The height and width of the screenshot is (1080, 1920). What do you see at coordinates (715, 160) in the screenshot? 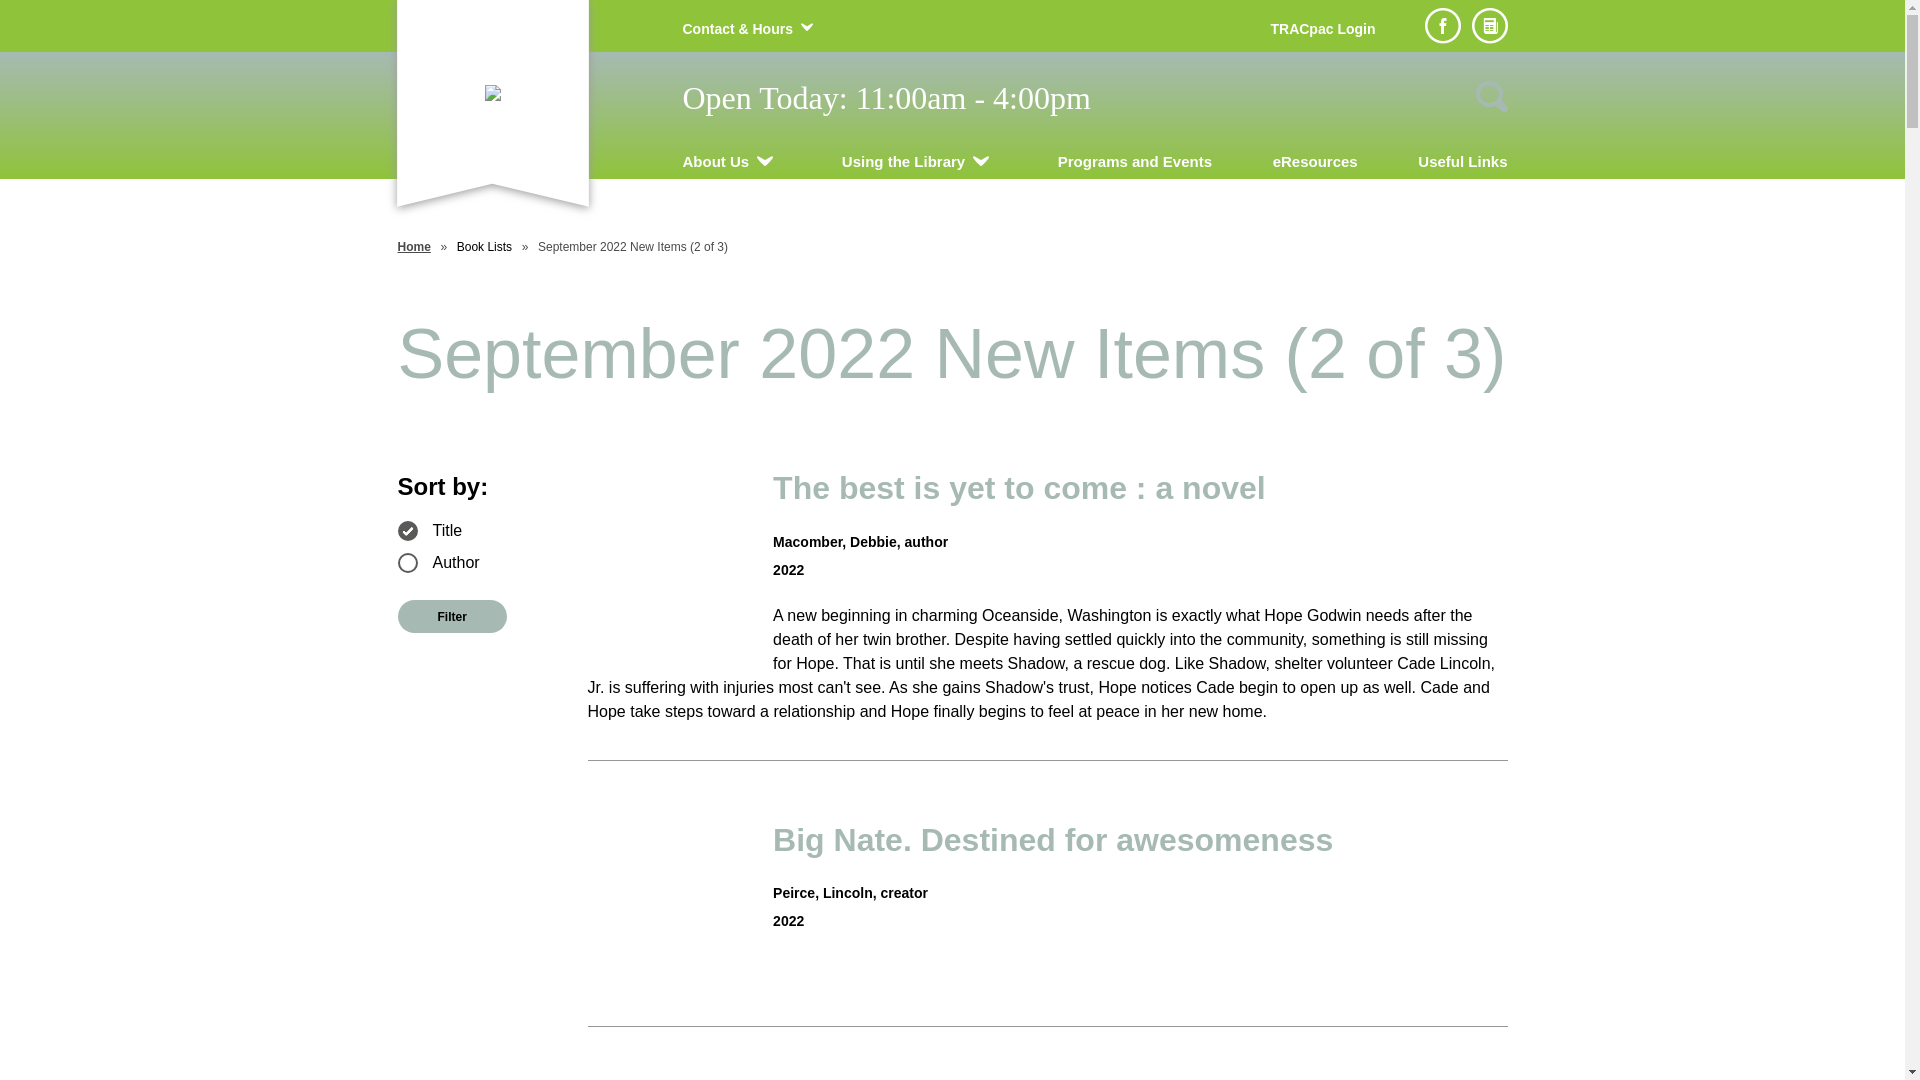
I see `'About Us'` at bounding box center [715, 160].